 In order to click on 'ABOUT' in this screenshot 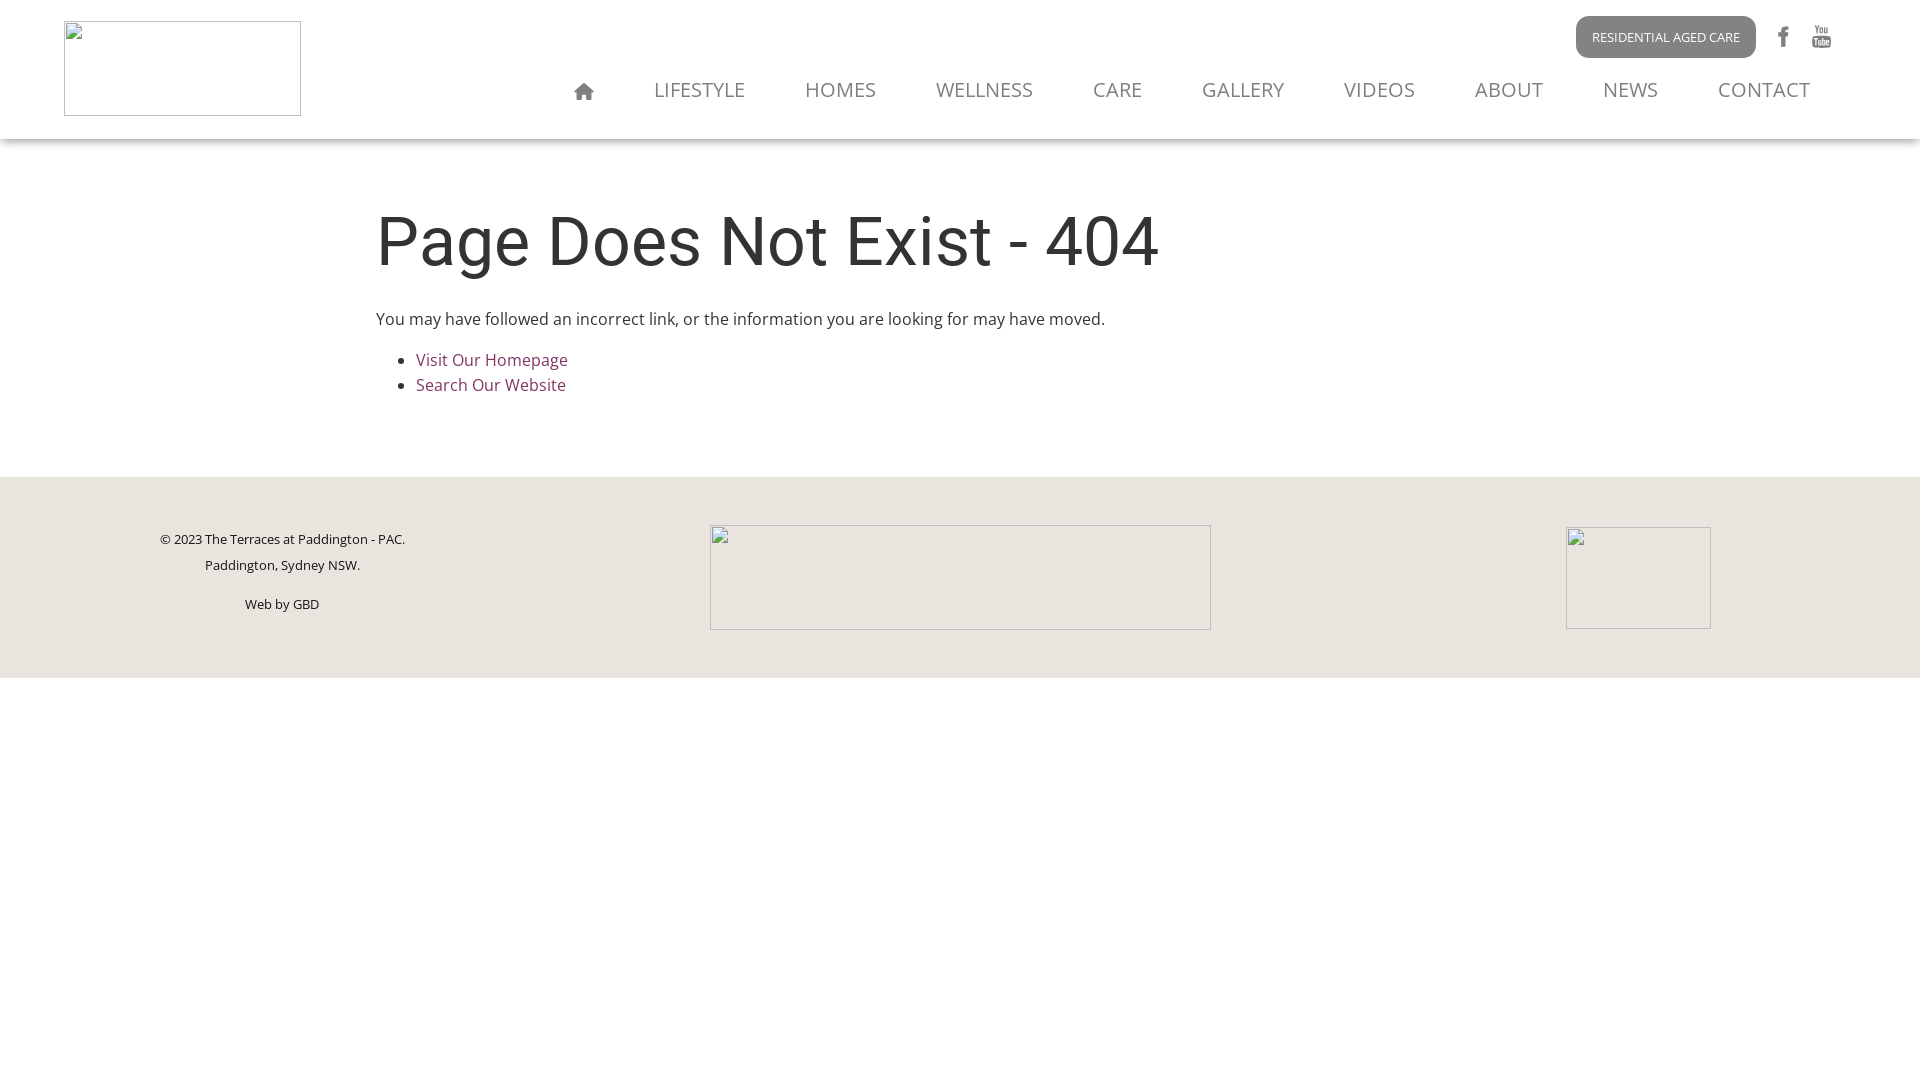, I will do `click(1444, 90)`.